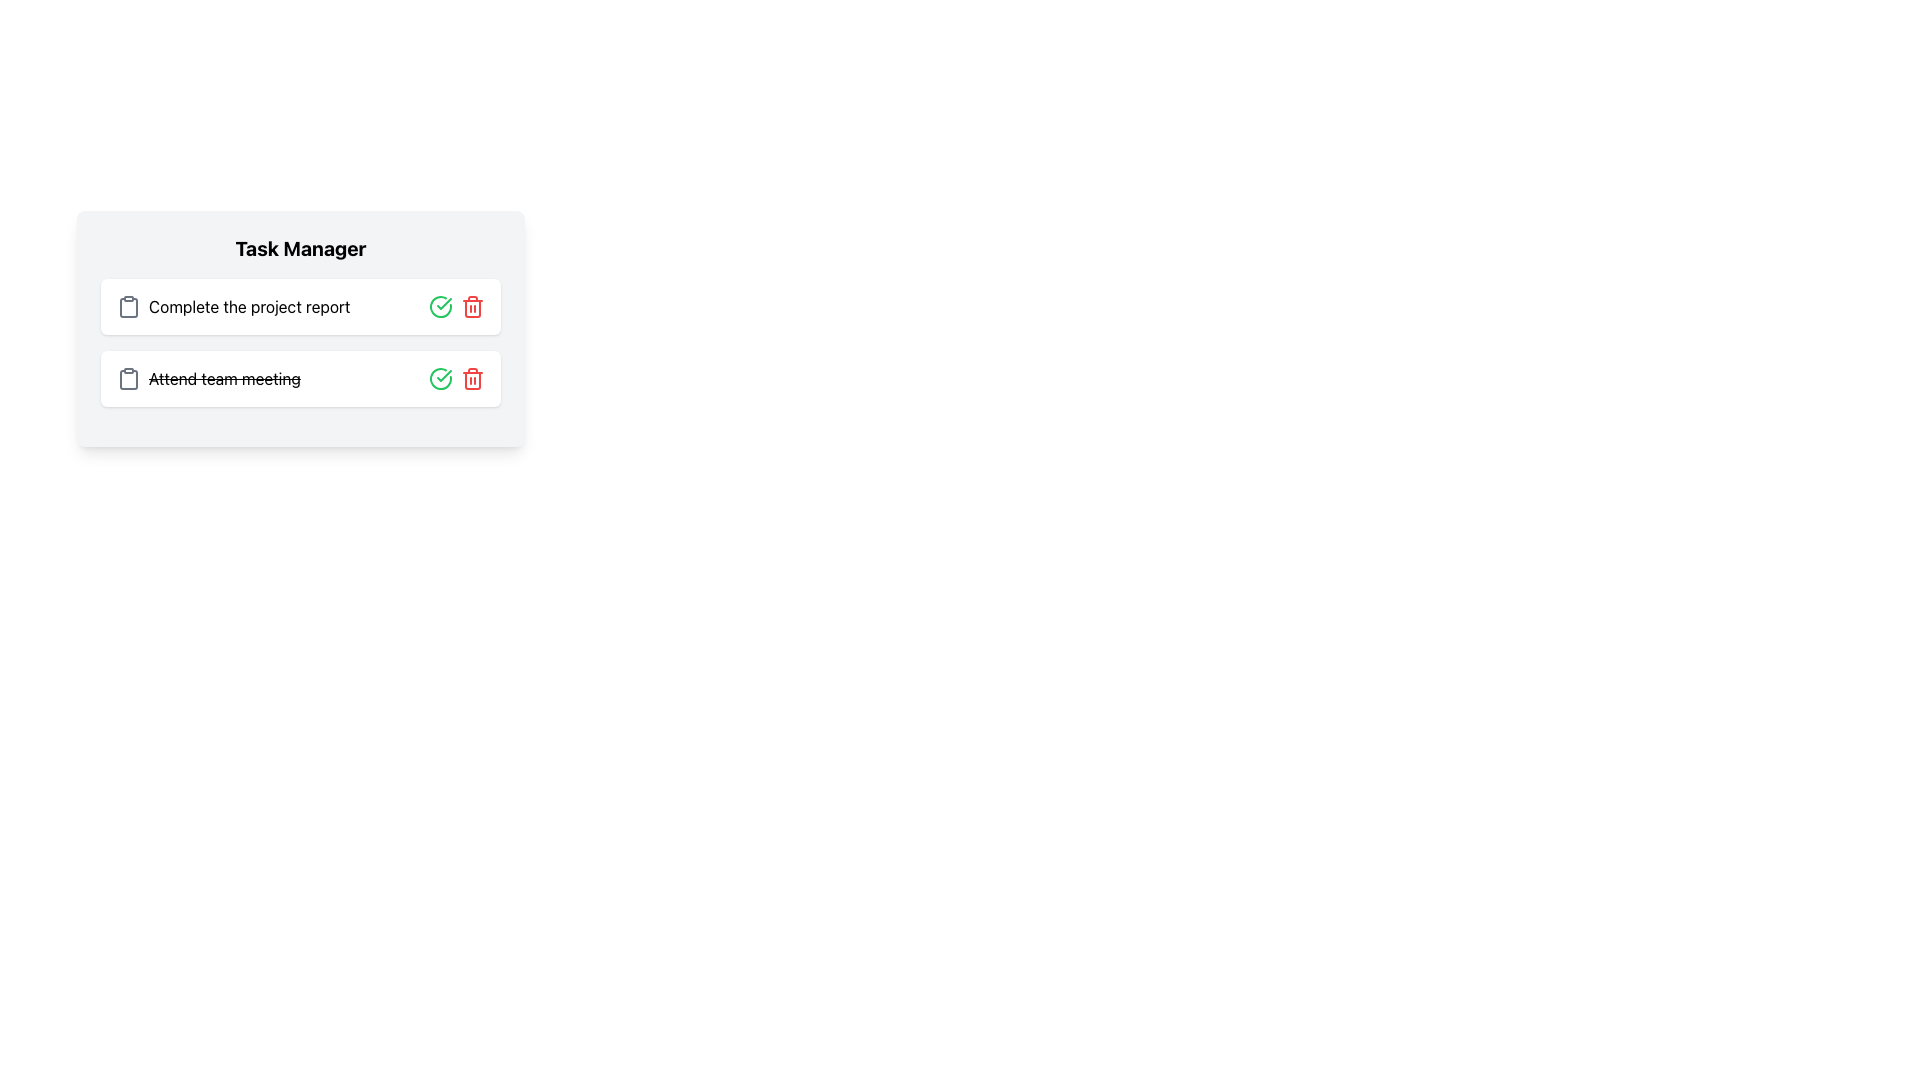 Image resolution: width=1920 pixels, height=1080 pixels. What do you see at coordinates (443, 304) in the screenshot?
I see `the green checkmark icon located to the right of the 'Attend team meeting' task in the 'Task Manager' list to mark the task as complete` at bounding box center [443, 304].